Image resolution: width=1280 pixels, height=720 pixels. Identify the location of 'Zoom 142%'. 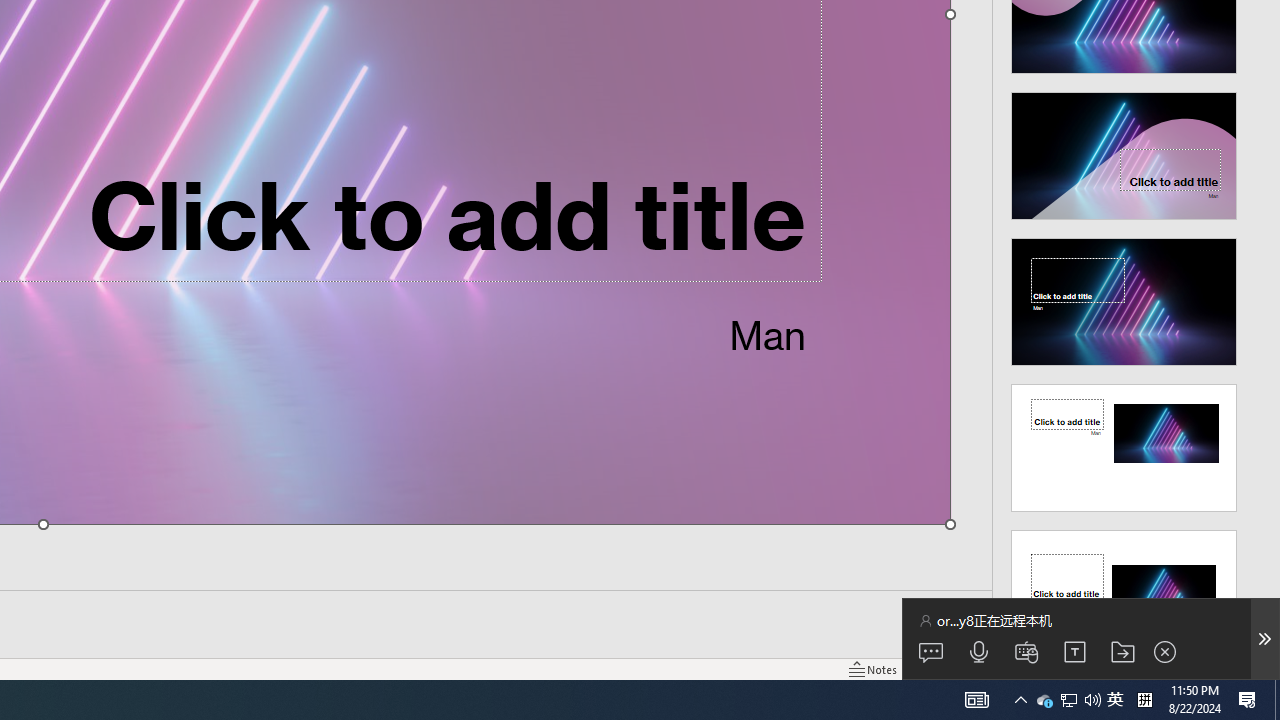
(1233, 669).